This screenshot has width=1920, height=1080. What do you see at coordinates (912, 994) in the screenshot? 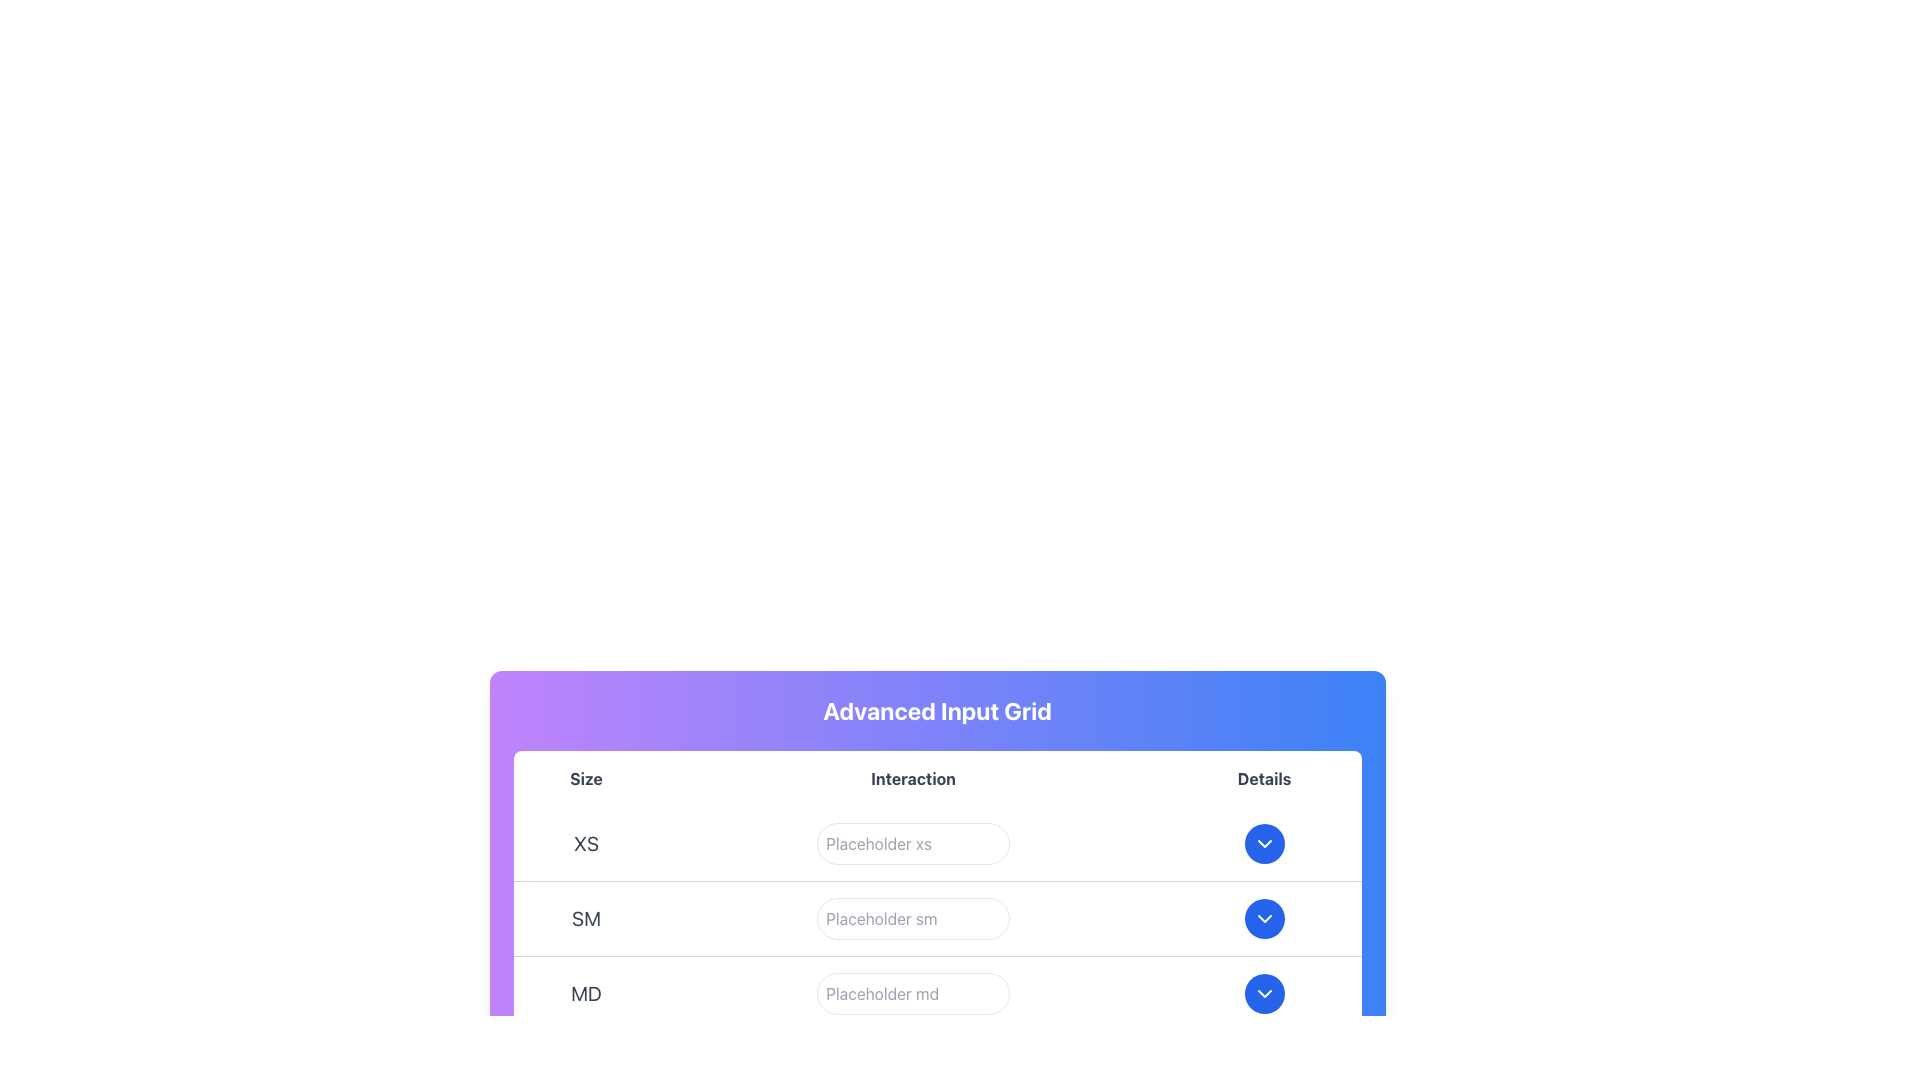
I see `the text input field located in the 'Interaction' column of the 'MD' row to focus for user input` at bounding box center [912, 994].